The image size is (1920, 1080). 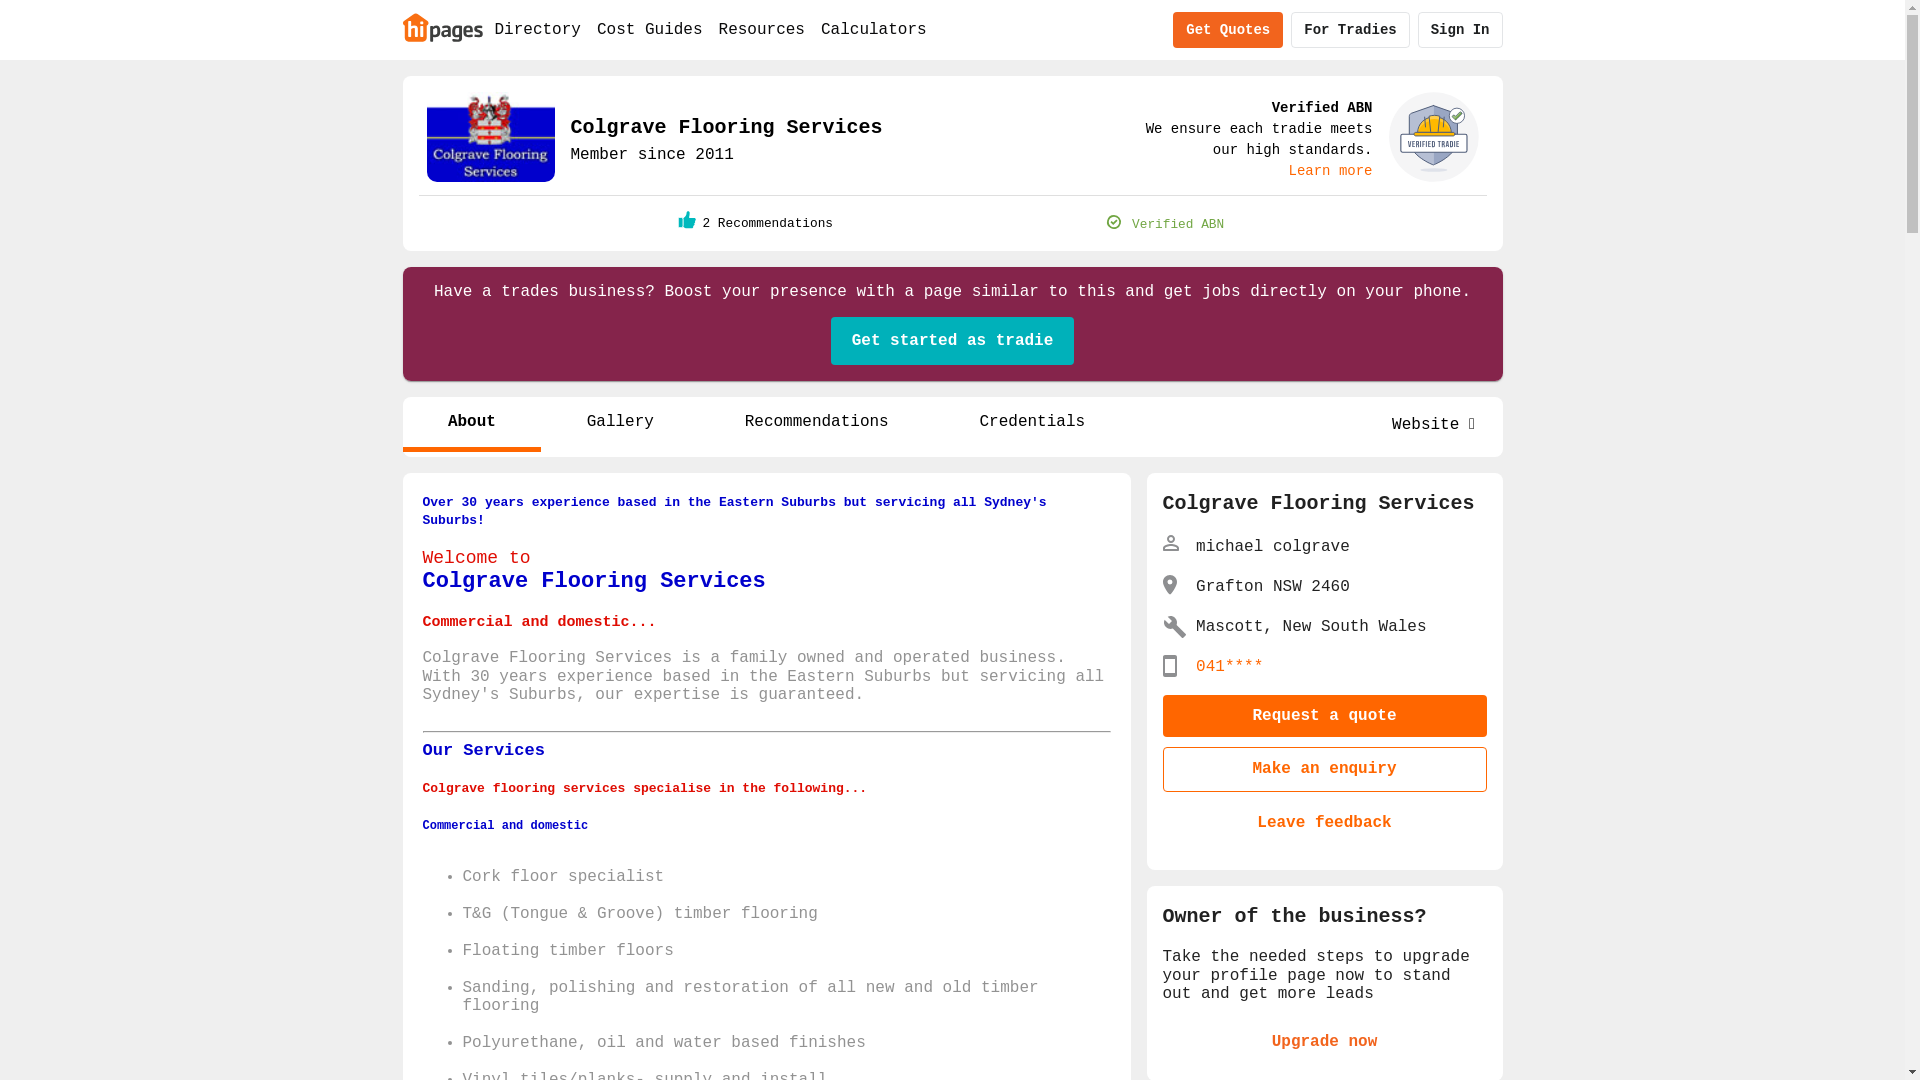 I want to click on 'For Tradies', so click(x=1291, y=30).